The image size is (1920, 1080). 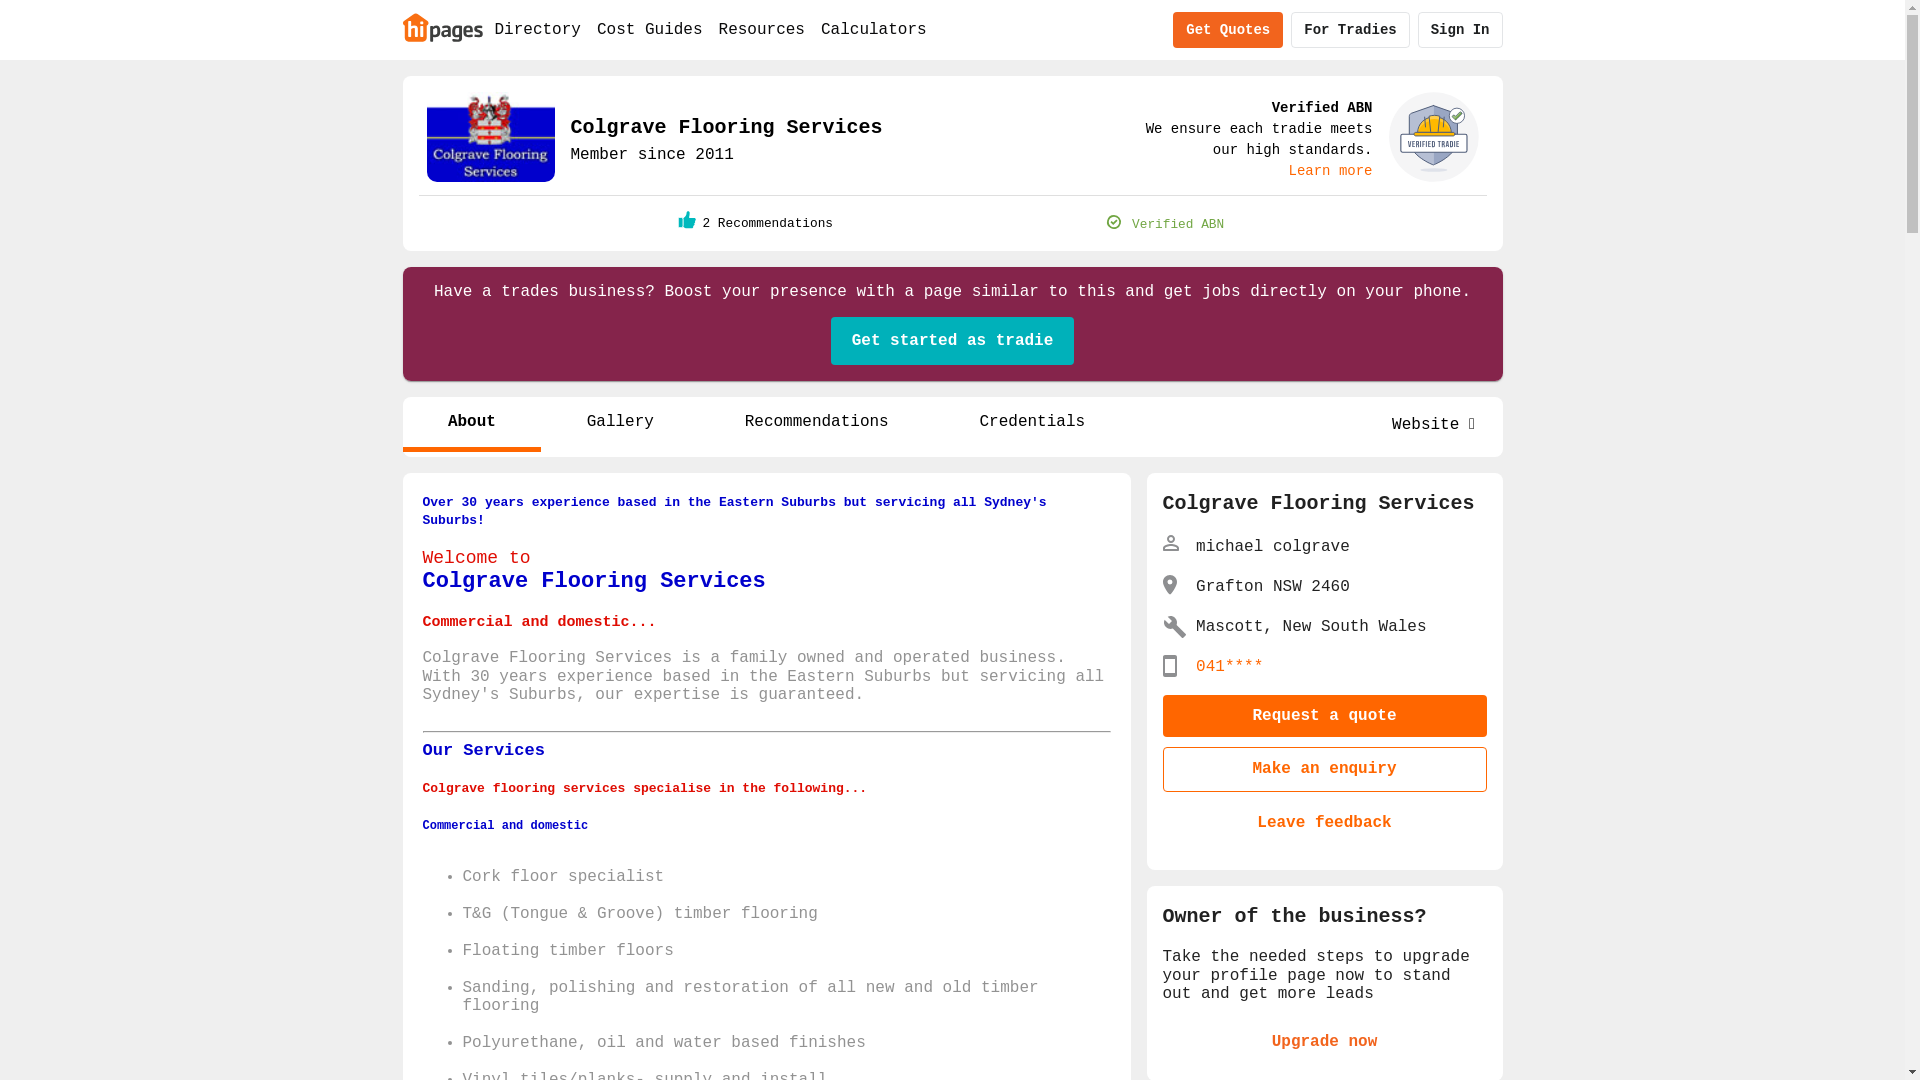 I want to click on 'For Tradies', so click(x=1291, y=30).